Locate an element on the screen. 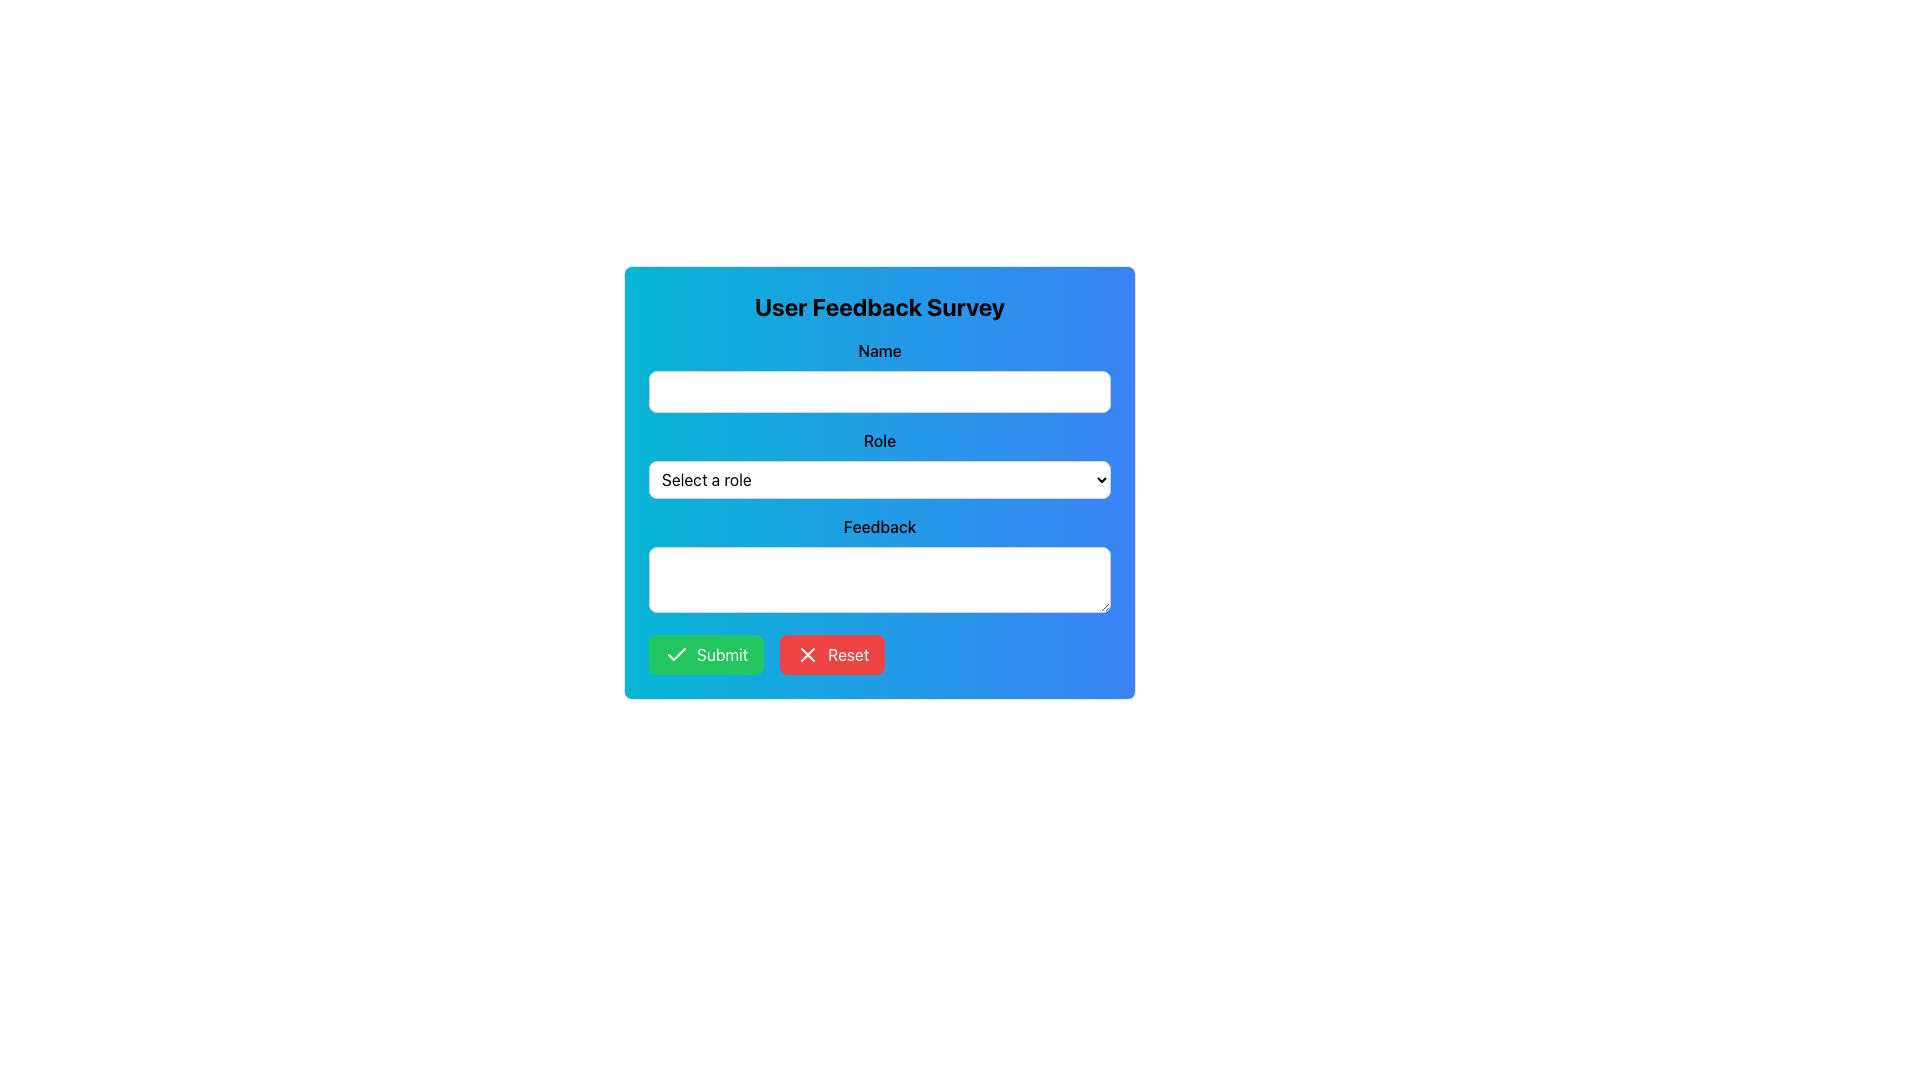  Text Label that provides context about the dropdown menu labeled 'Select a role', which is positioned at the top of the form interface is located at coordinates (879, 439).